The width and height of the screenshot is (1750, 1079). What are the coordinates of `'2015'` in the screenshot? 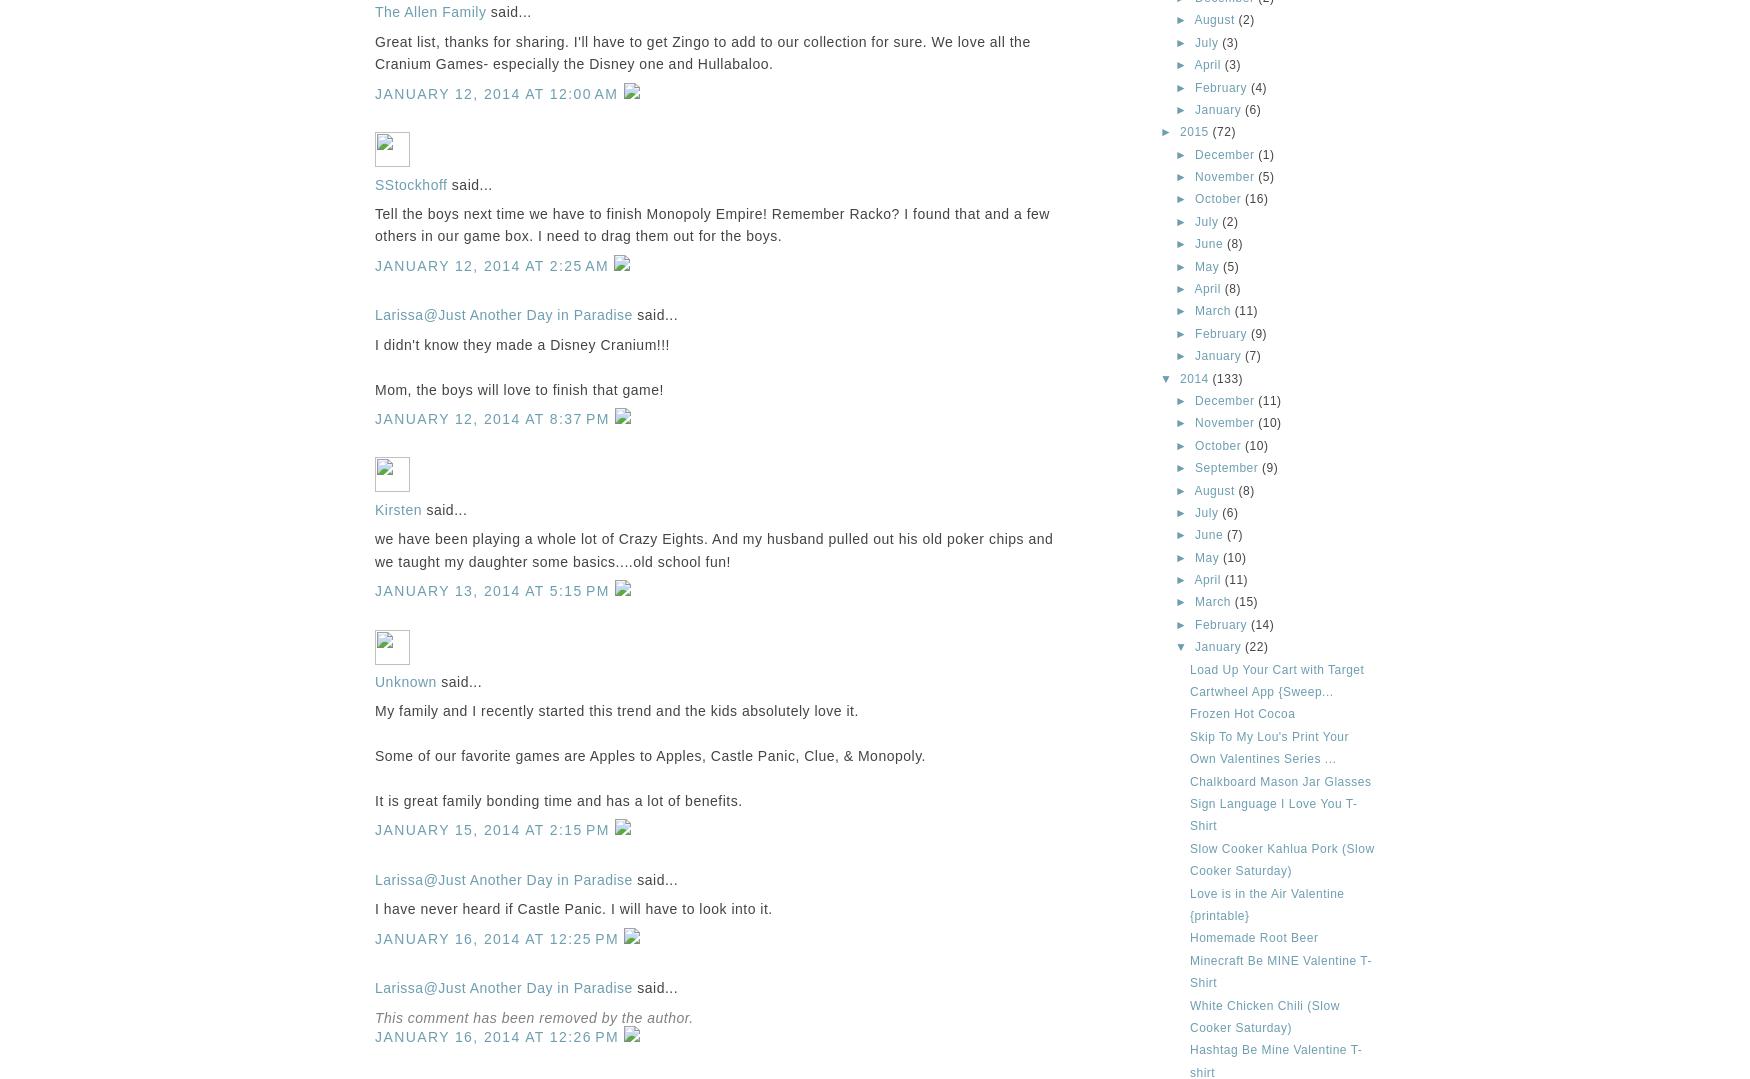 It's located at (1195, 130).